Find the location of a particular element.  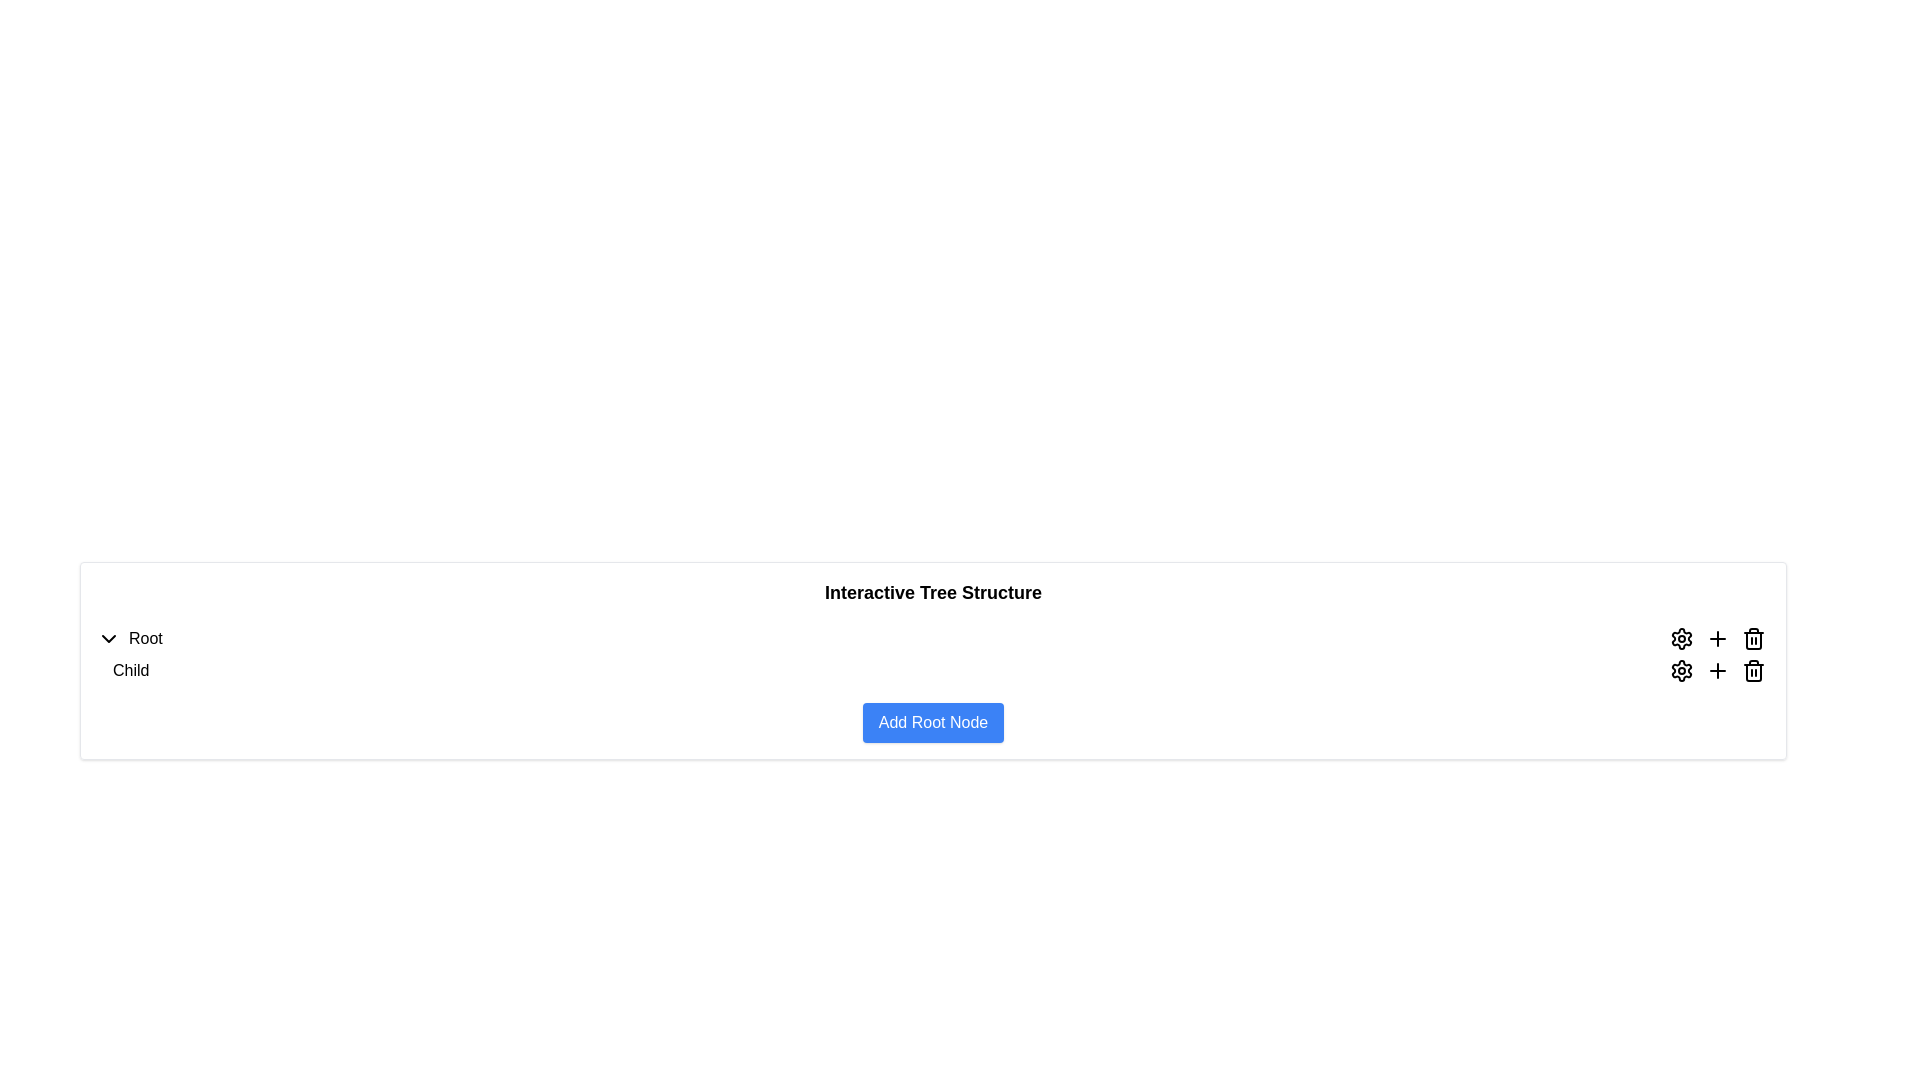

the settings button located in the top-right section of the interface is located at coordinates (1680, 671).